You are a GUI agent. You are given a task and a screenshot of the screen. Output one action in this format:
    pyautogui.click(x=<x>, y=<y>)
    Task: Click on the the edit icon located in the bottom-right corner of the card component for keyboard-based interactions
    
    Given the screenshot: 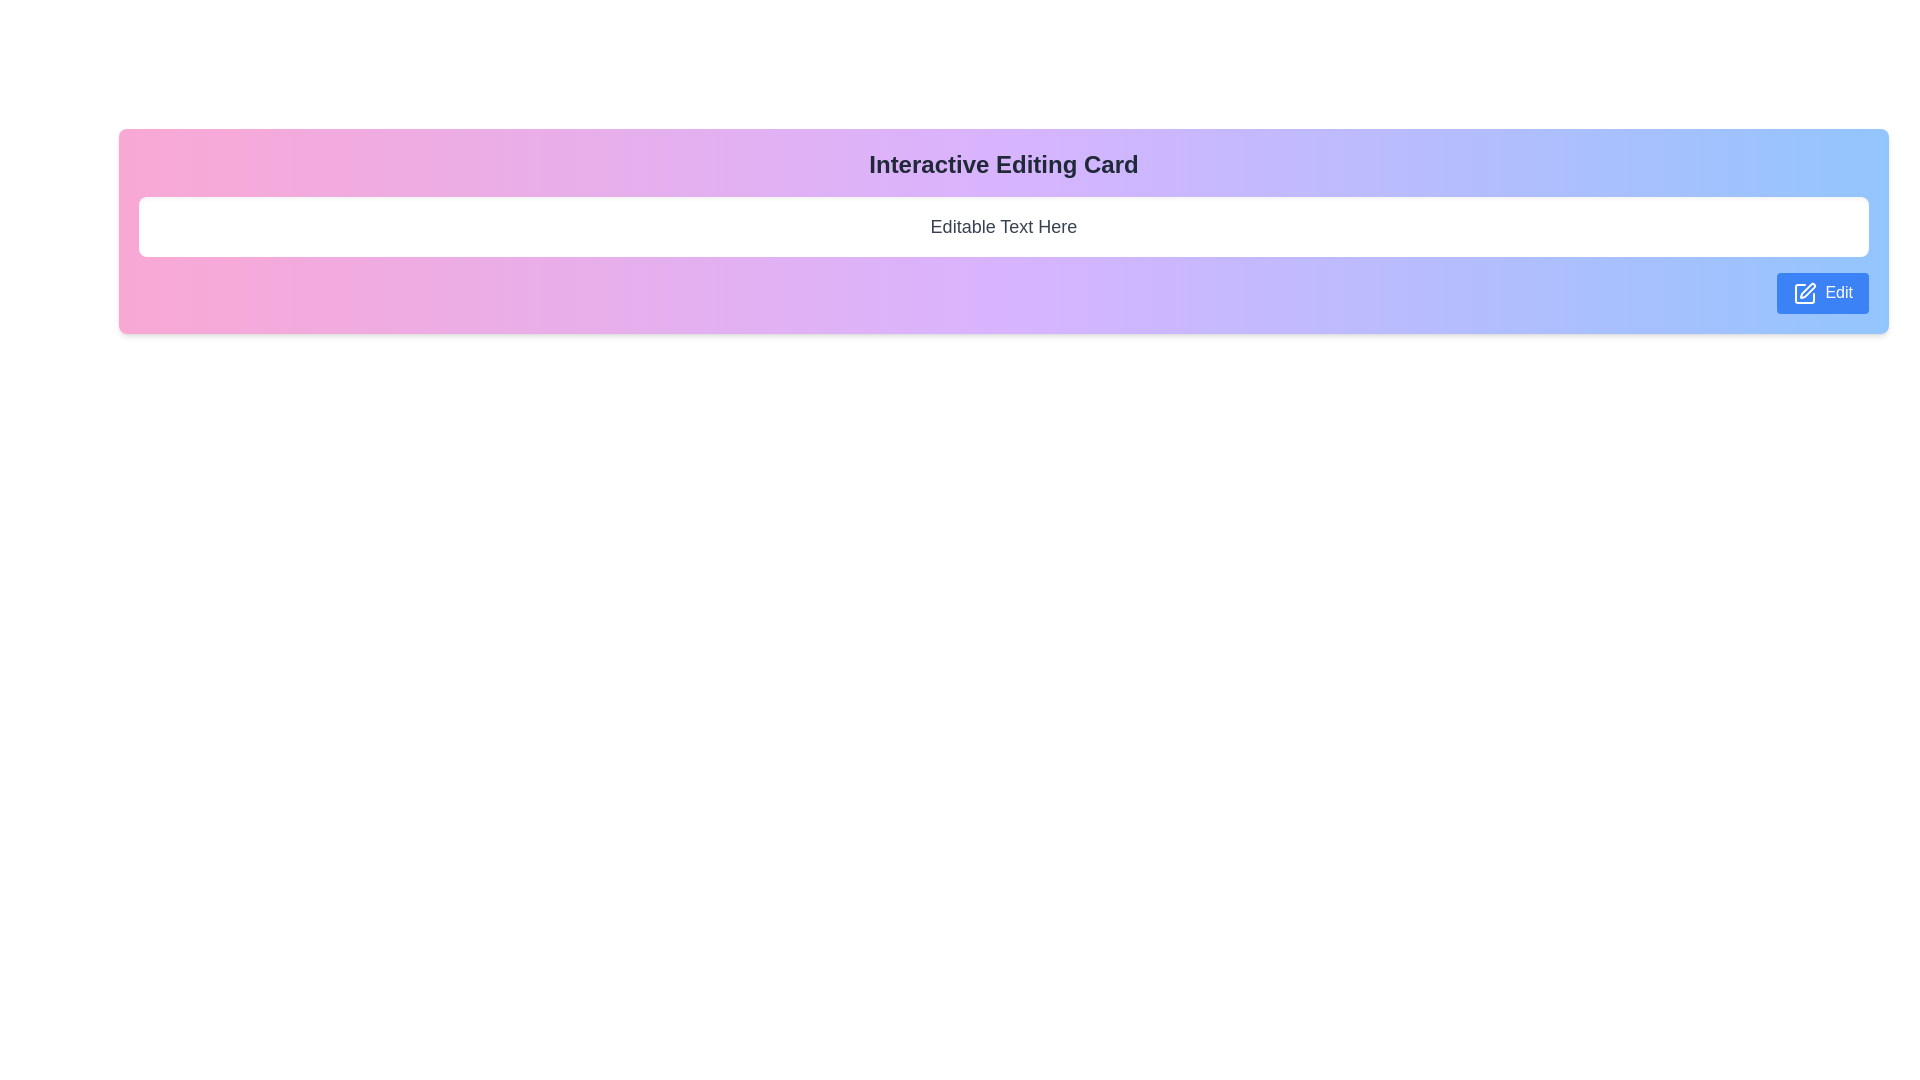 What is the action you would take?
    pyautogui.click(x=1805, y=293)
    